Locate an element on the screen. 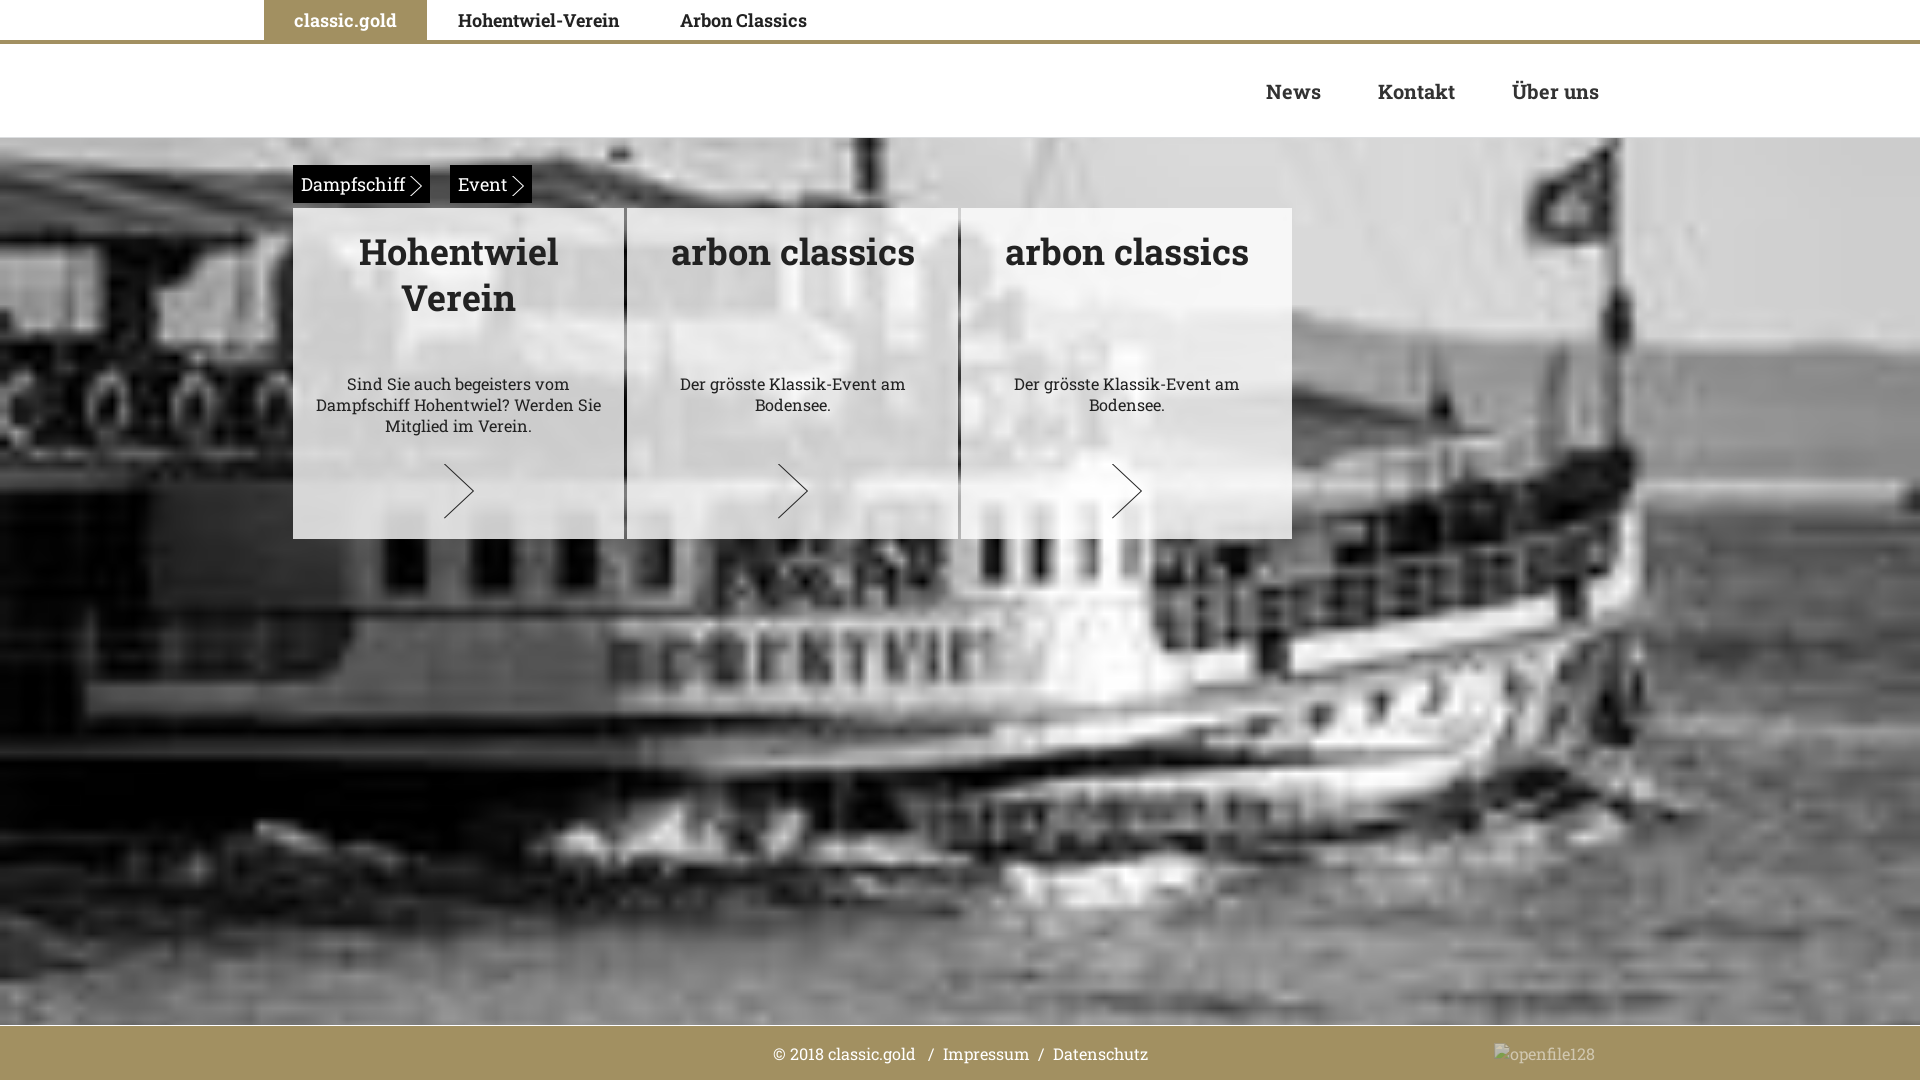 This screenshot has width=1920, height=1080. 'Arbon Classics' is located at coordinates (649, 19).